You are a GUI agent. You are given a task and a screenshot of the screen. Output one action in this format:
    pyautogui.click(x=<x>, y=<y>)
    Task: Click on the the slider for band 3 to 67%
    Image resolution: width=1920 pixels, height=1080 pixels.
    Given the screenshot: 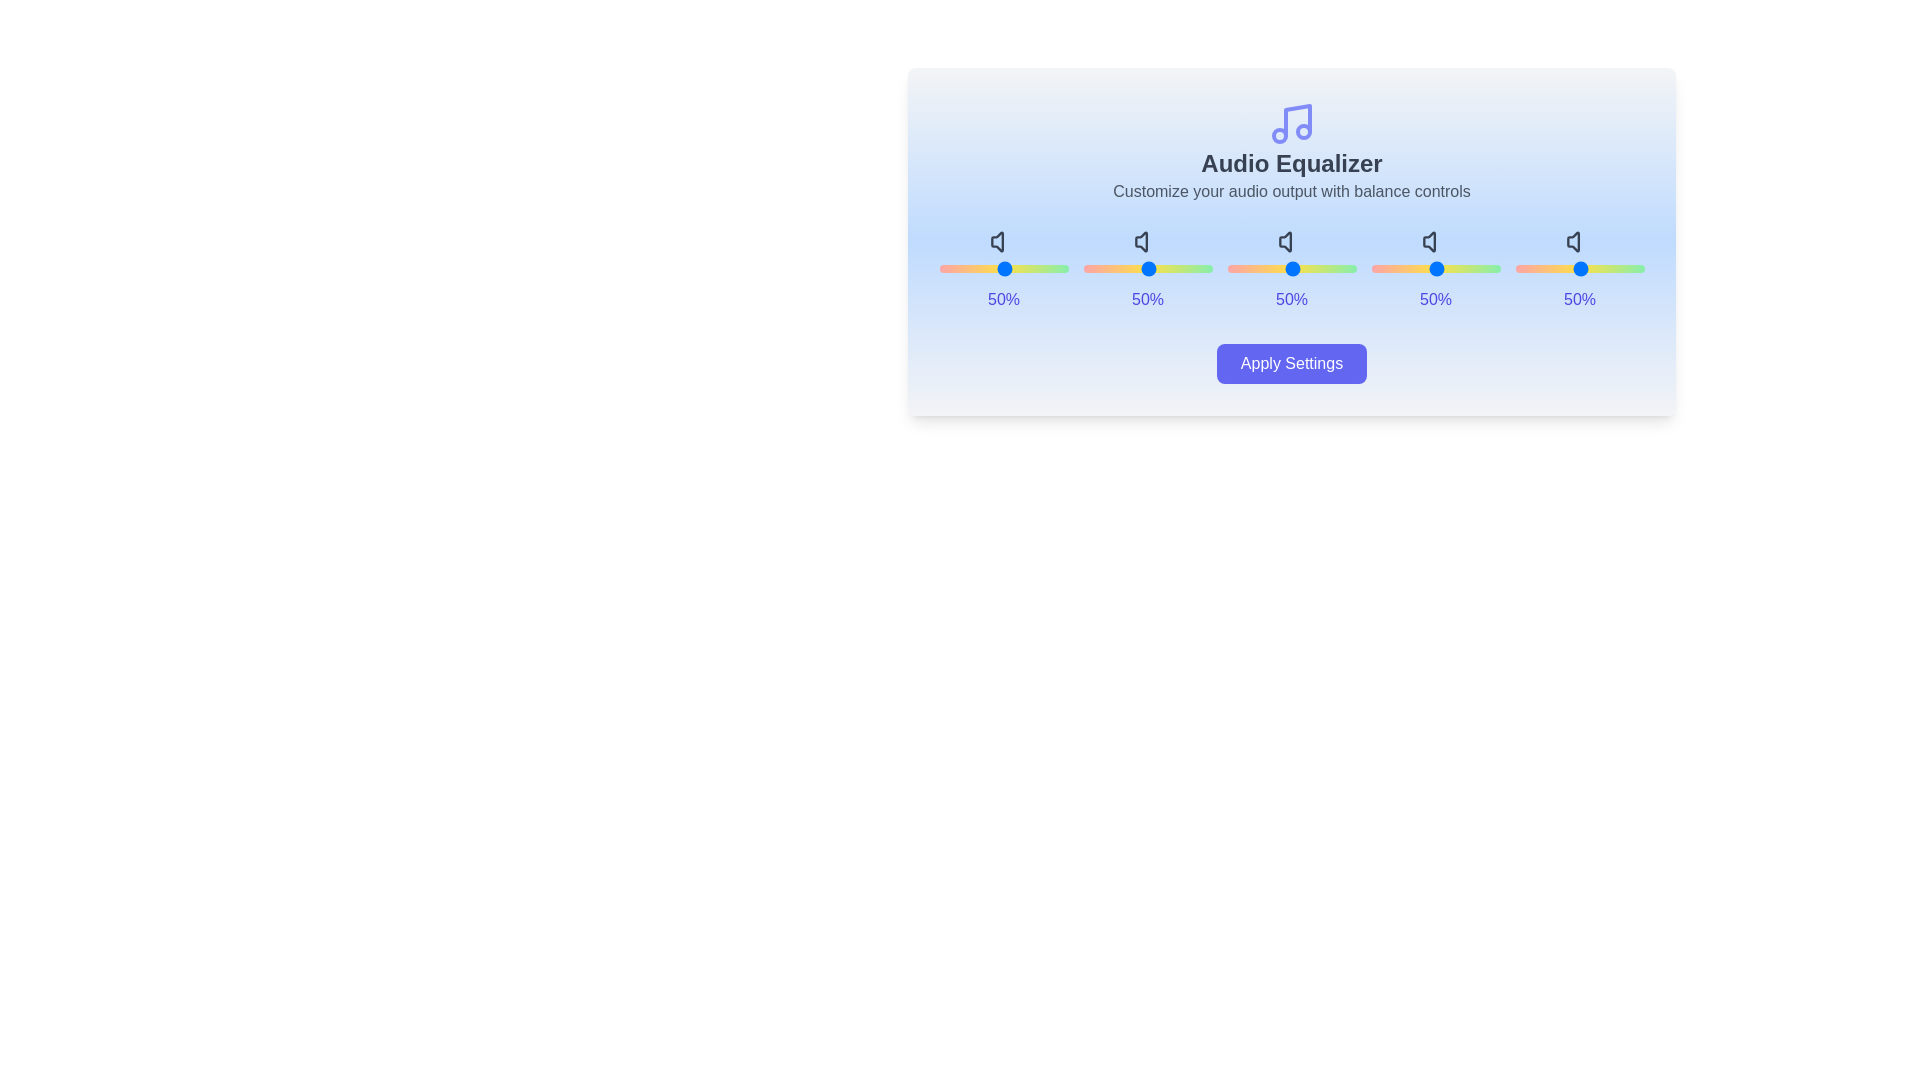 What is the action you would take?
    pyautogui.click(x=1503, y=268)
    